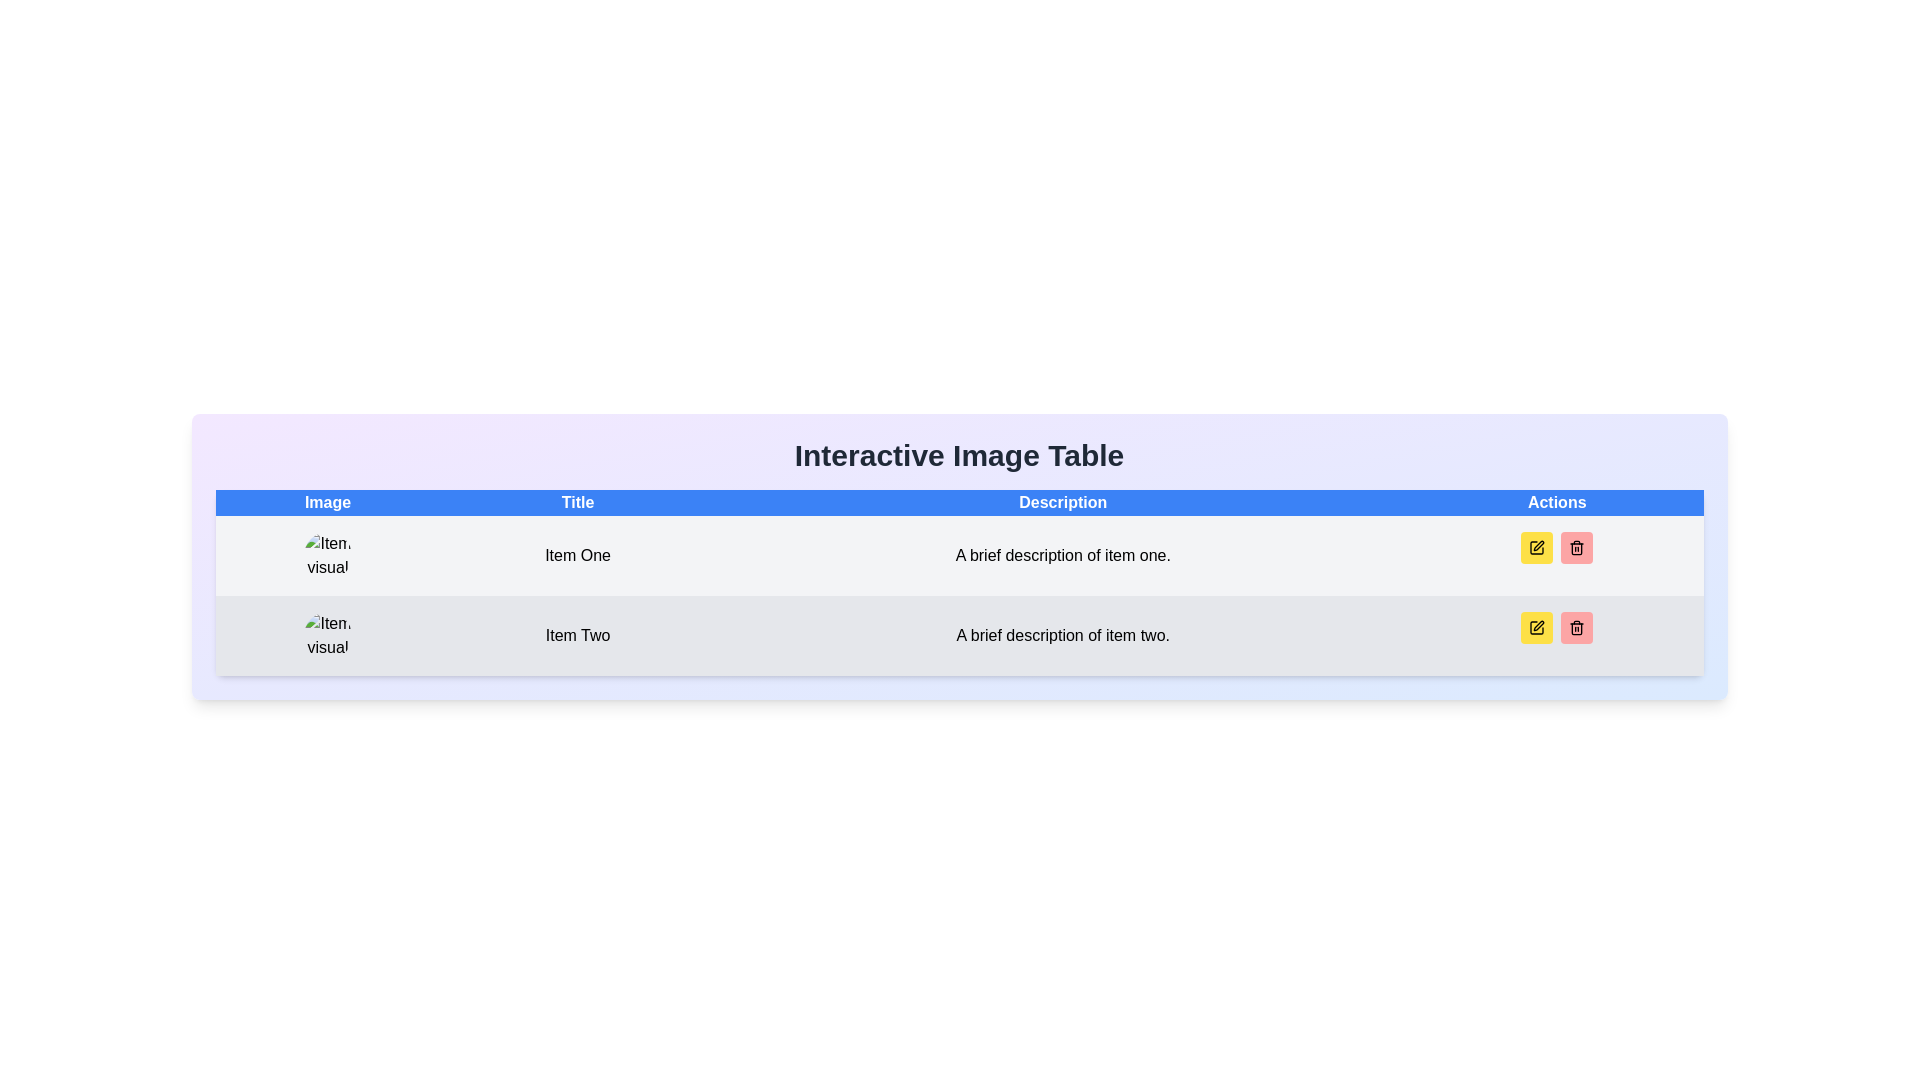  I want to click on the square writing pad icon in the 'Actions' column of the second row, so click(1536, 547).